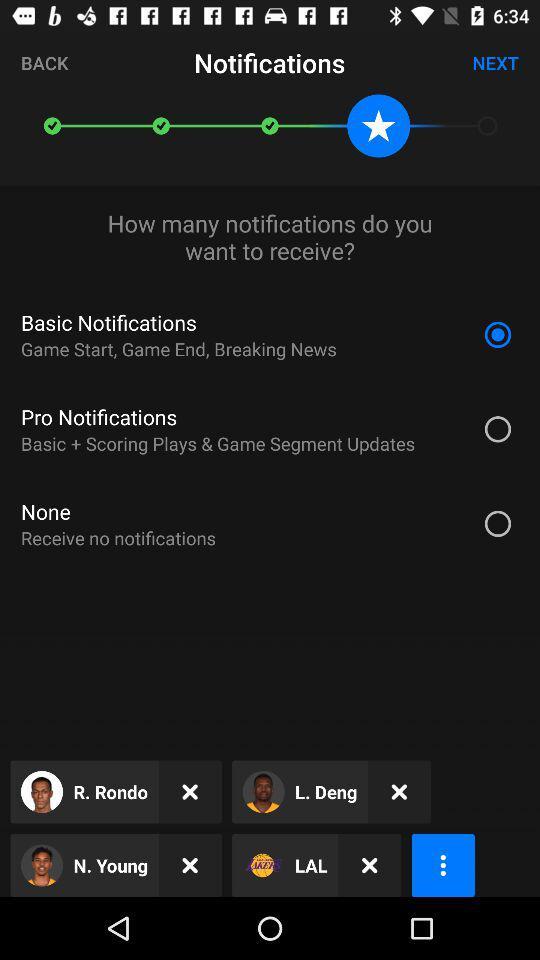 Image resolution: width=540 pixels, height=960 pixels. Describe the element at coordinates (368, 864) in the screenshot. I see `the close icon` at that location.